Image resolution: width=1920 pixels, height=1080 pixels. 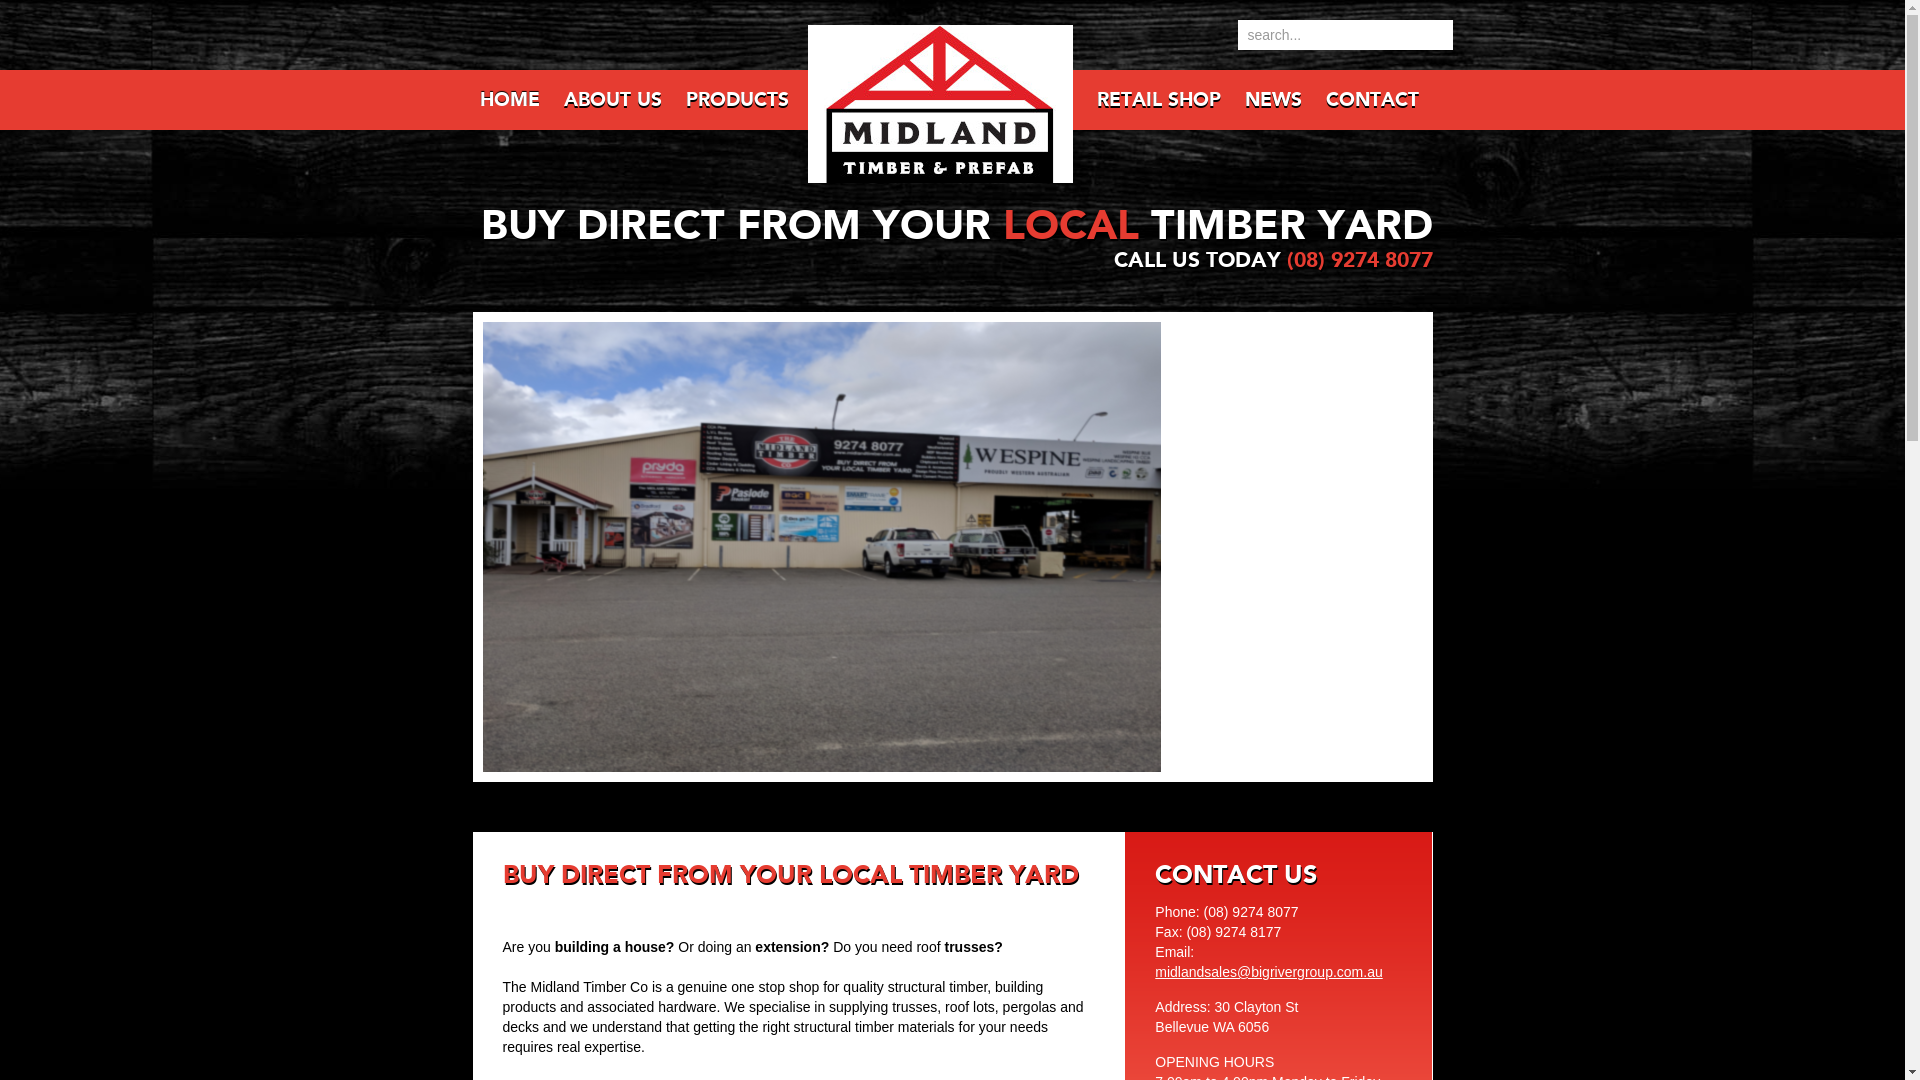 What do you see at coordinates (734, 100) in the screenshot?
I see `'PRODUCTS'` at bounding box center [734, 100].